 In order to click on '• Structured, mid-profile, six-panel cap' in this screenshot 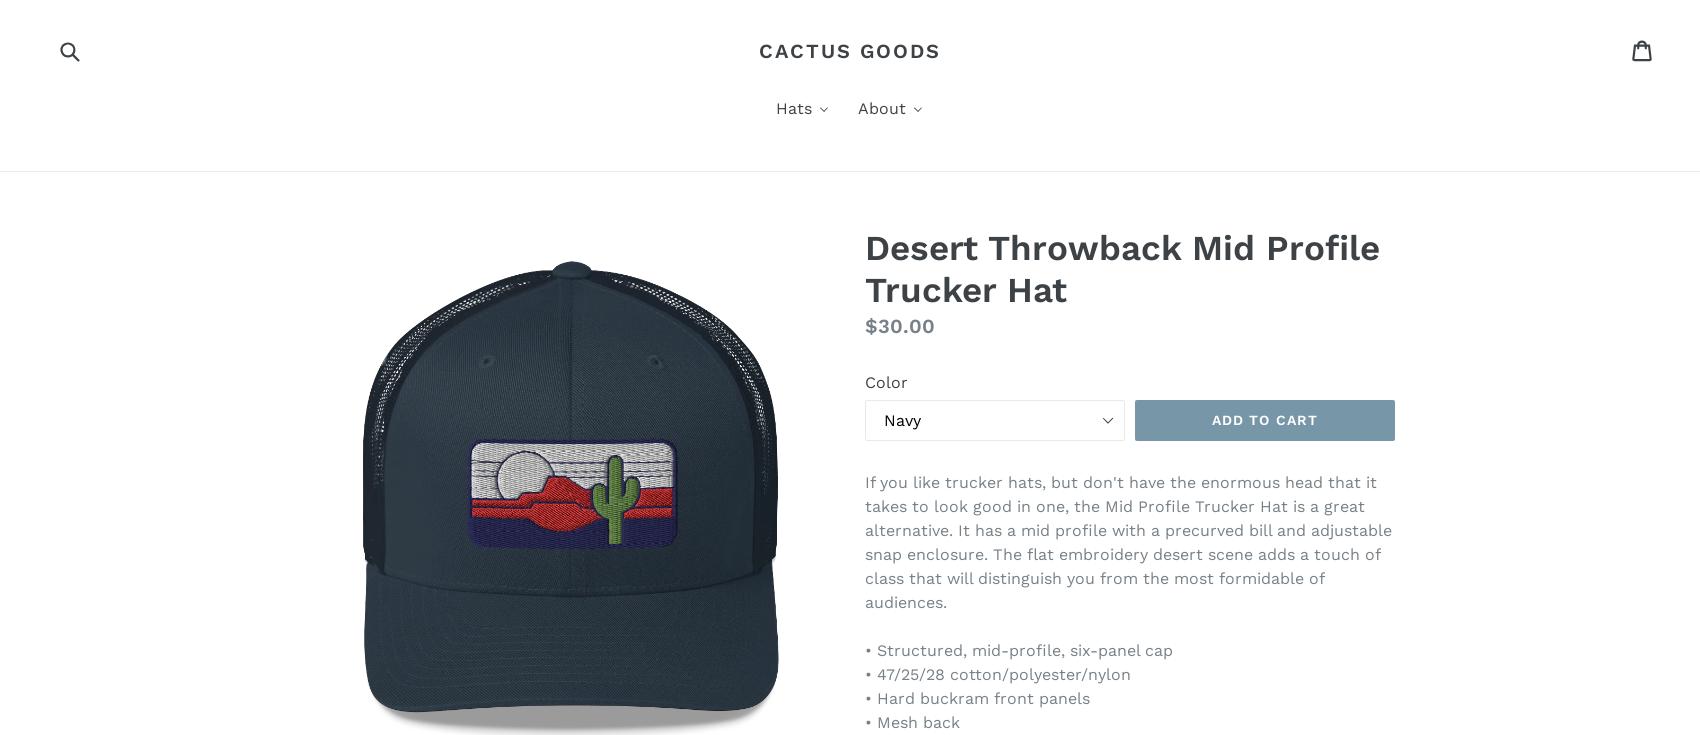, I will do `click(1017, 649)`.